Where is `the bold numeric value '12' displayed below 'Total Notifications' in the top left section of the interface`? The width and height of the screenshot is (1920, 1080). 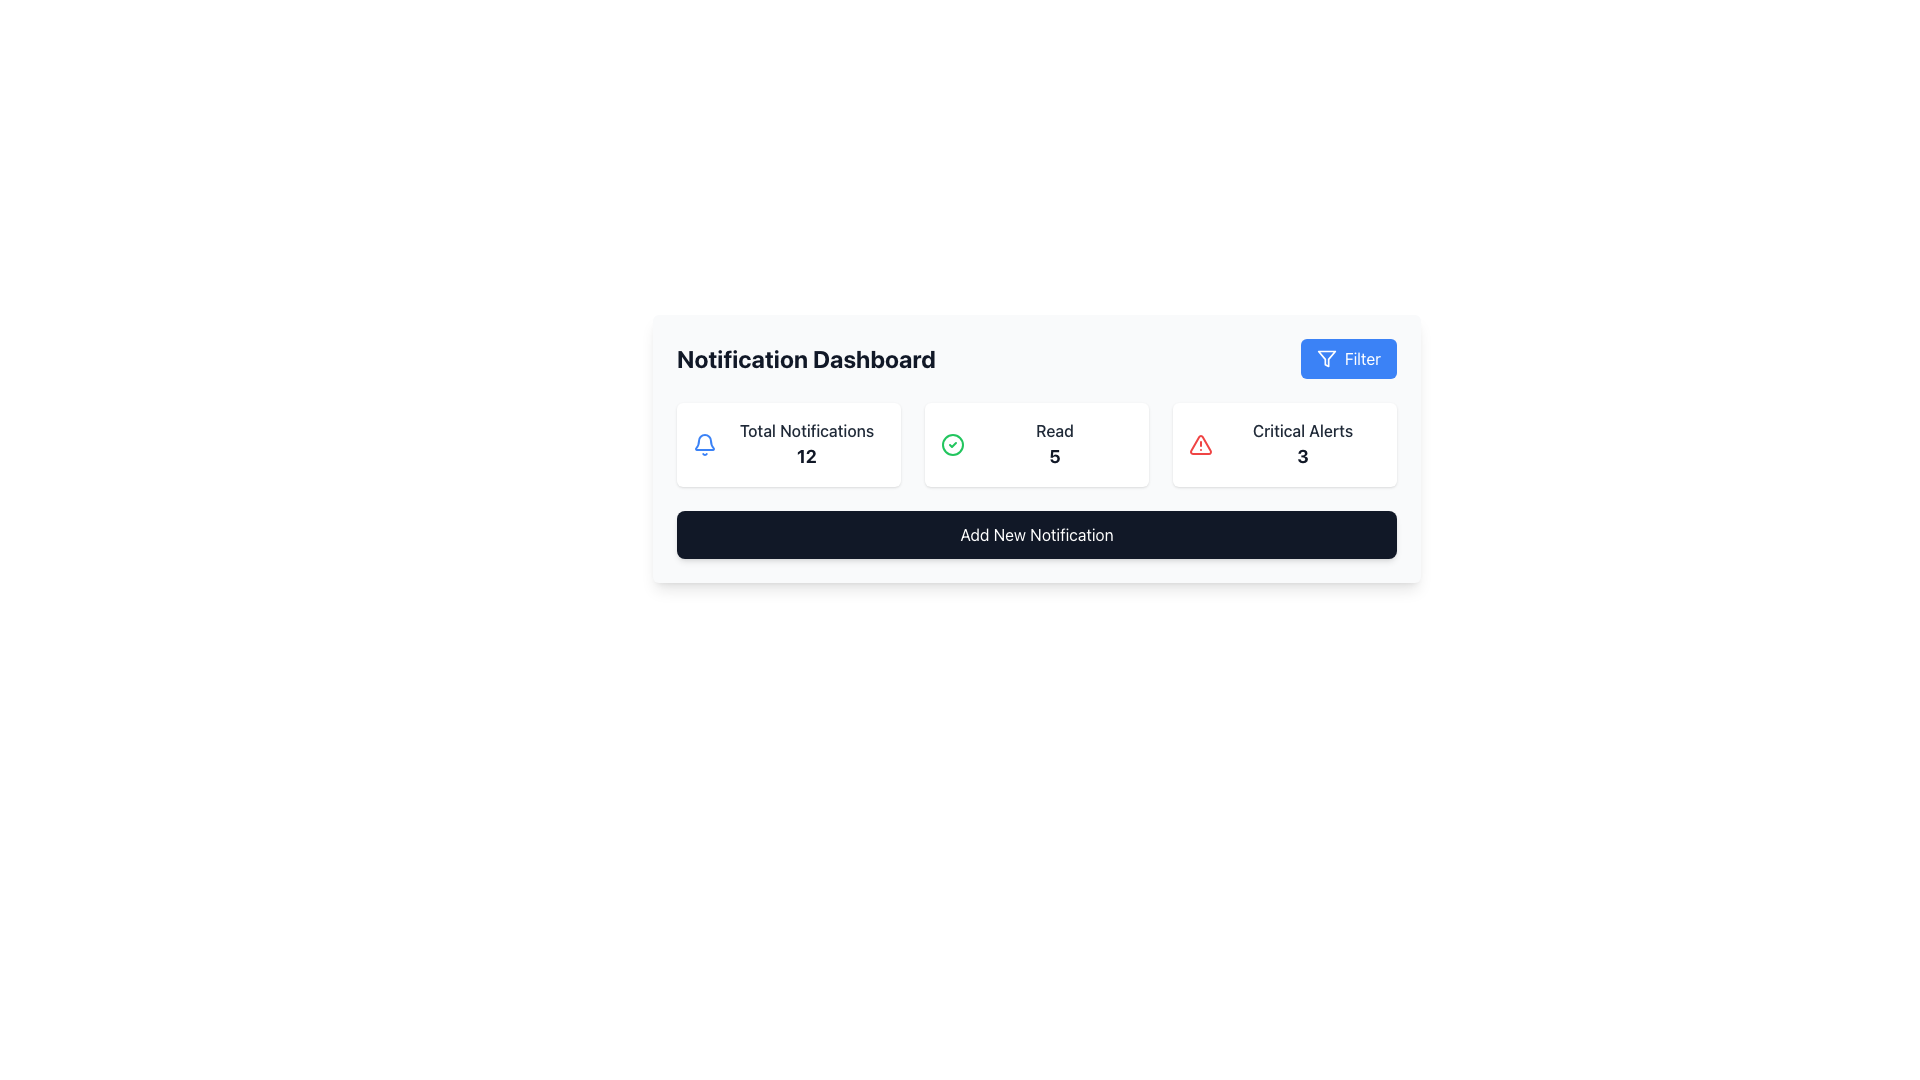
the bold numeric value '12' displayed below 'Total Notifications' in the top left section of the interface is located at coordinates (806, 456).